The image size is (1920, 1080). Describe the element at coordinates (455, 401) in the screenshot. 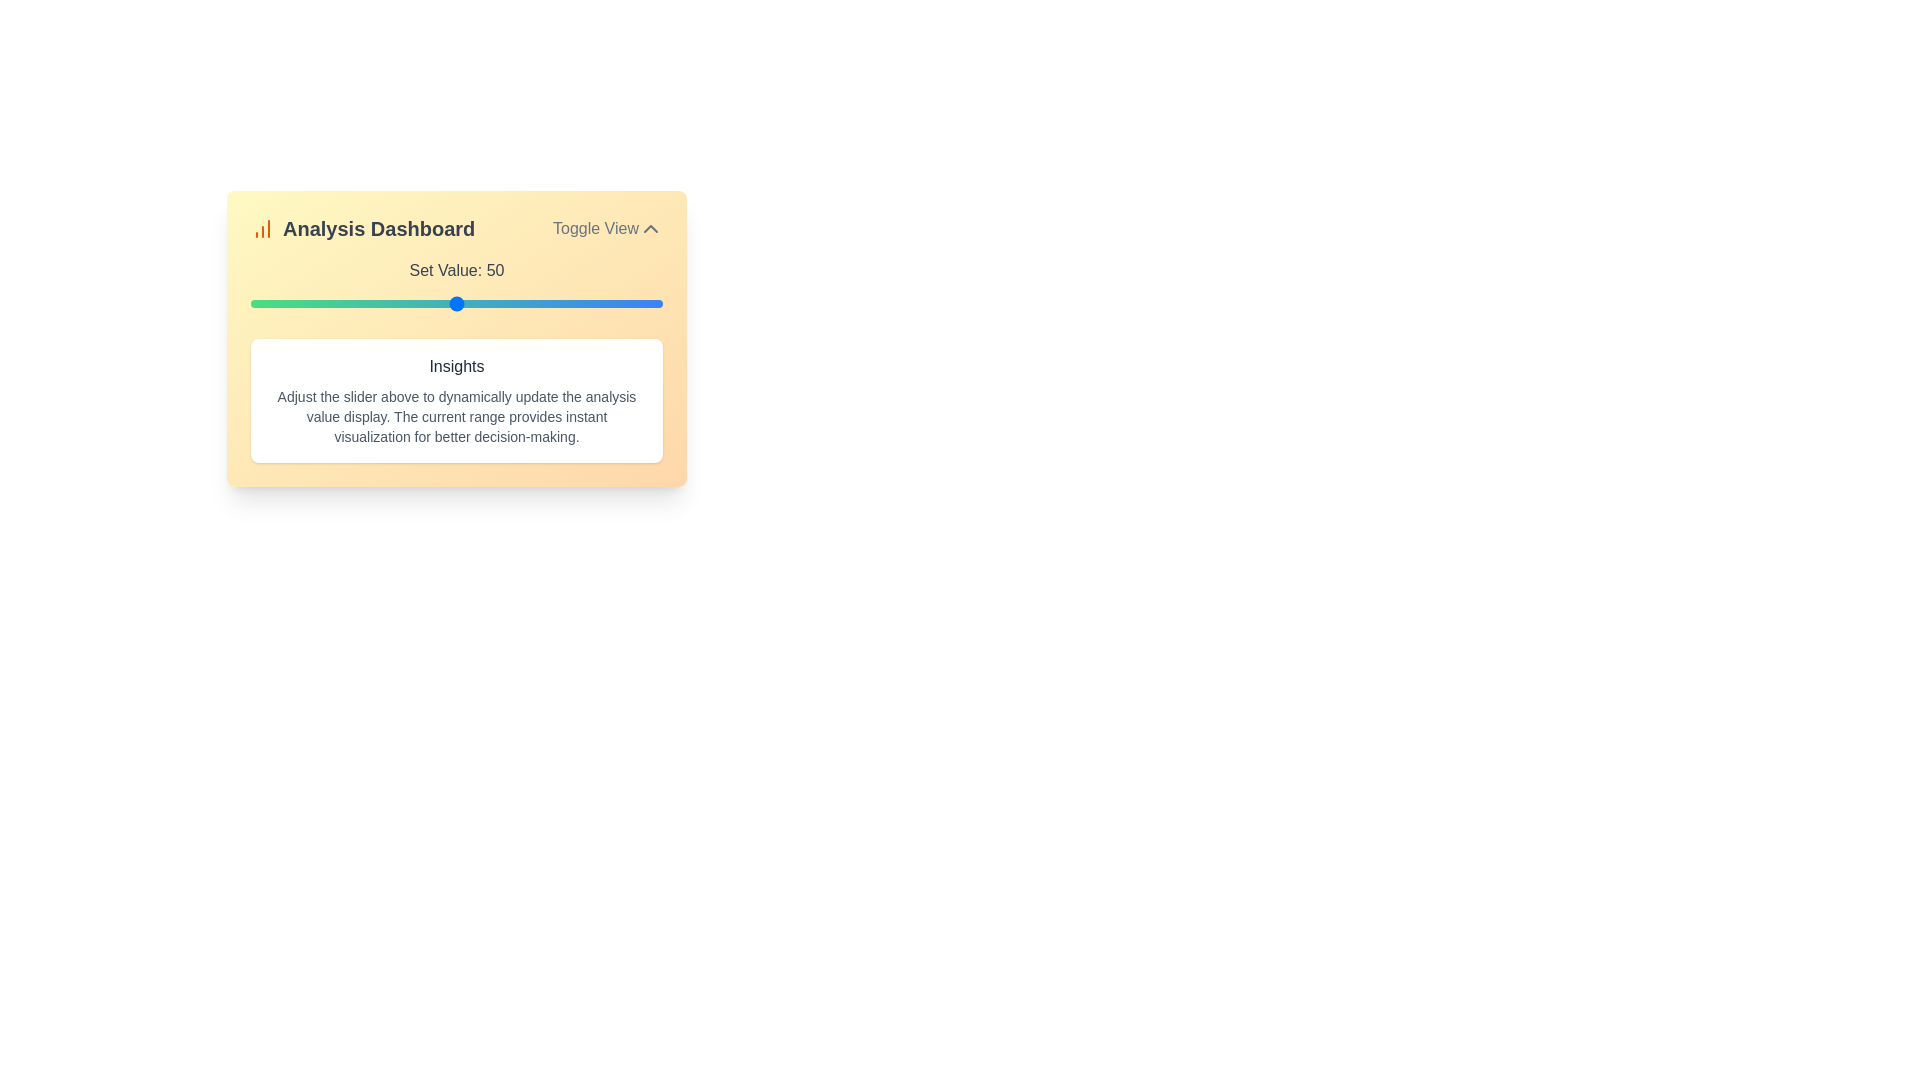

I see `the text content of the insights box` at that location.